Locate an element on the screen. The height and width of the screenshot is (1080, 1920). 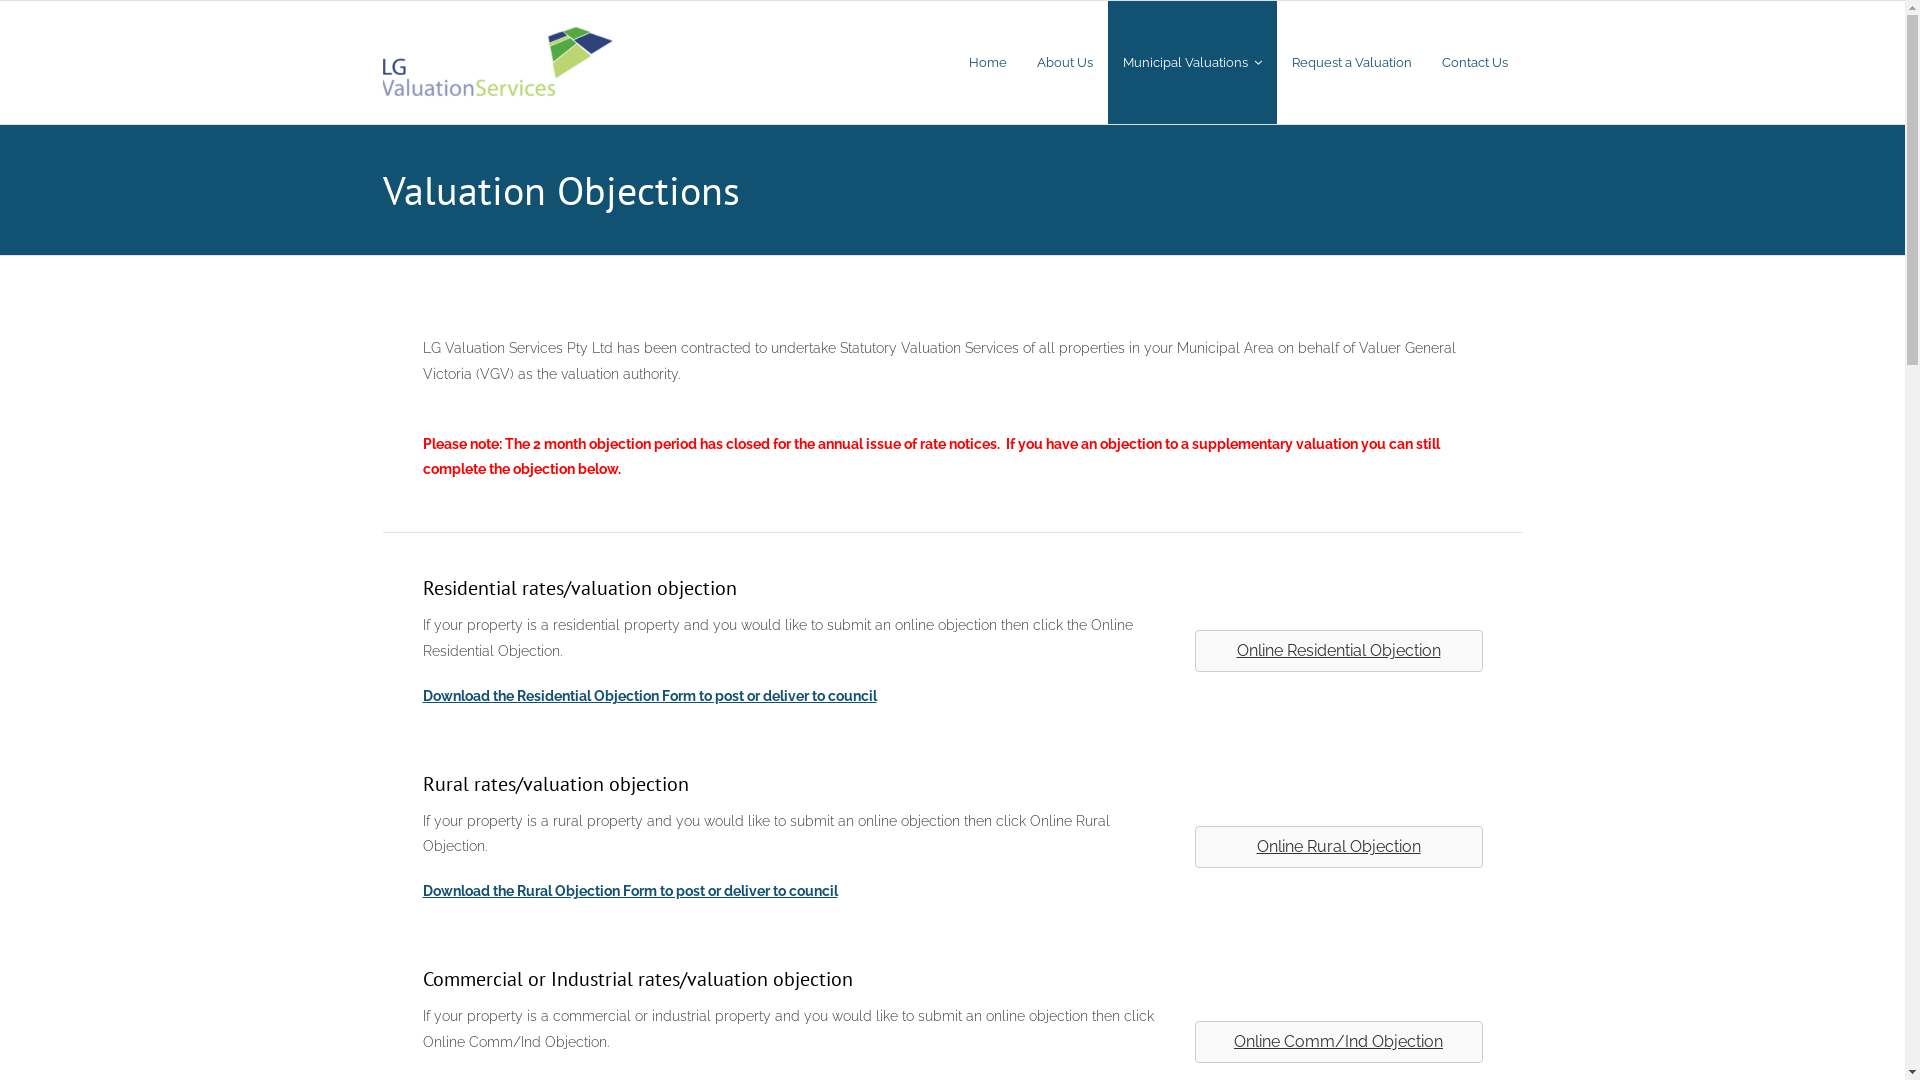
'About Us' is located at coordinates (1064, 61).